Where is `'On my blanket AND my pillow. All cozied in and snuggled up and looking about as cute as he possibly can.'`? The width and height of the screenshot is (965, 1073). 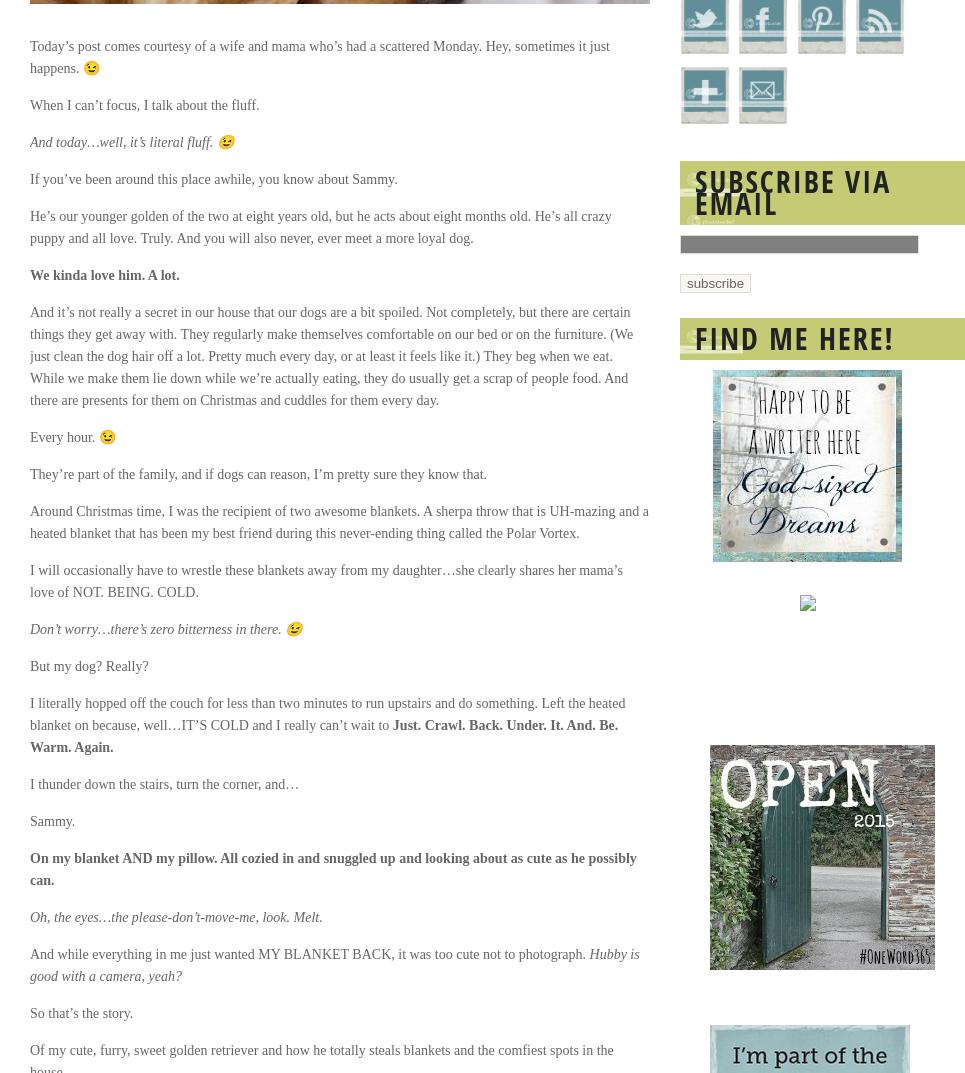 'On my blanket AND my pillow. All cozied in and snuggled up and looking about as cute as he possibly can.' is located at coordinates (332, 868).